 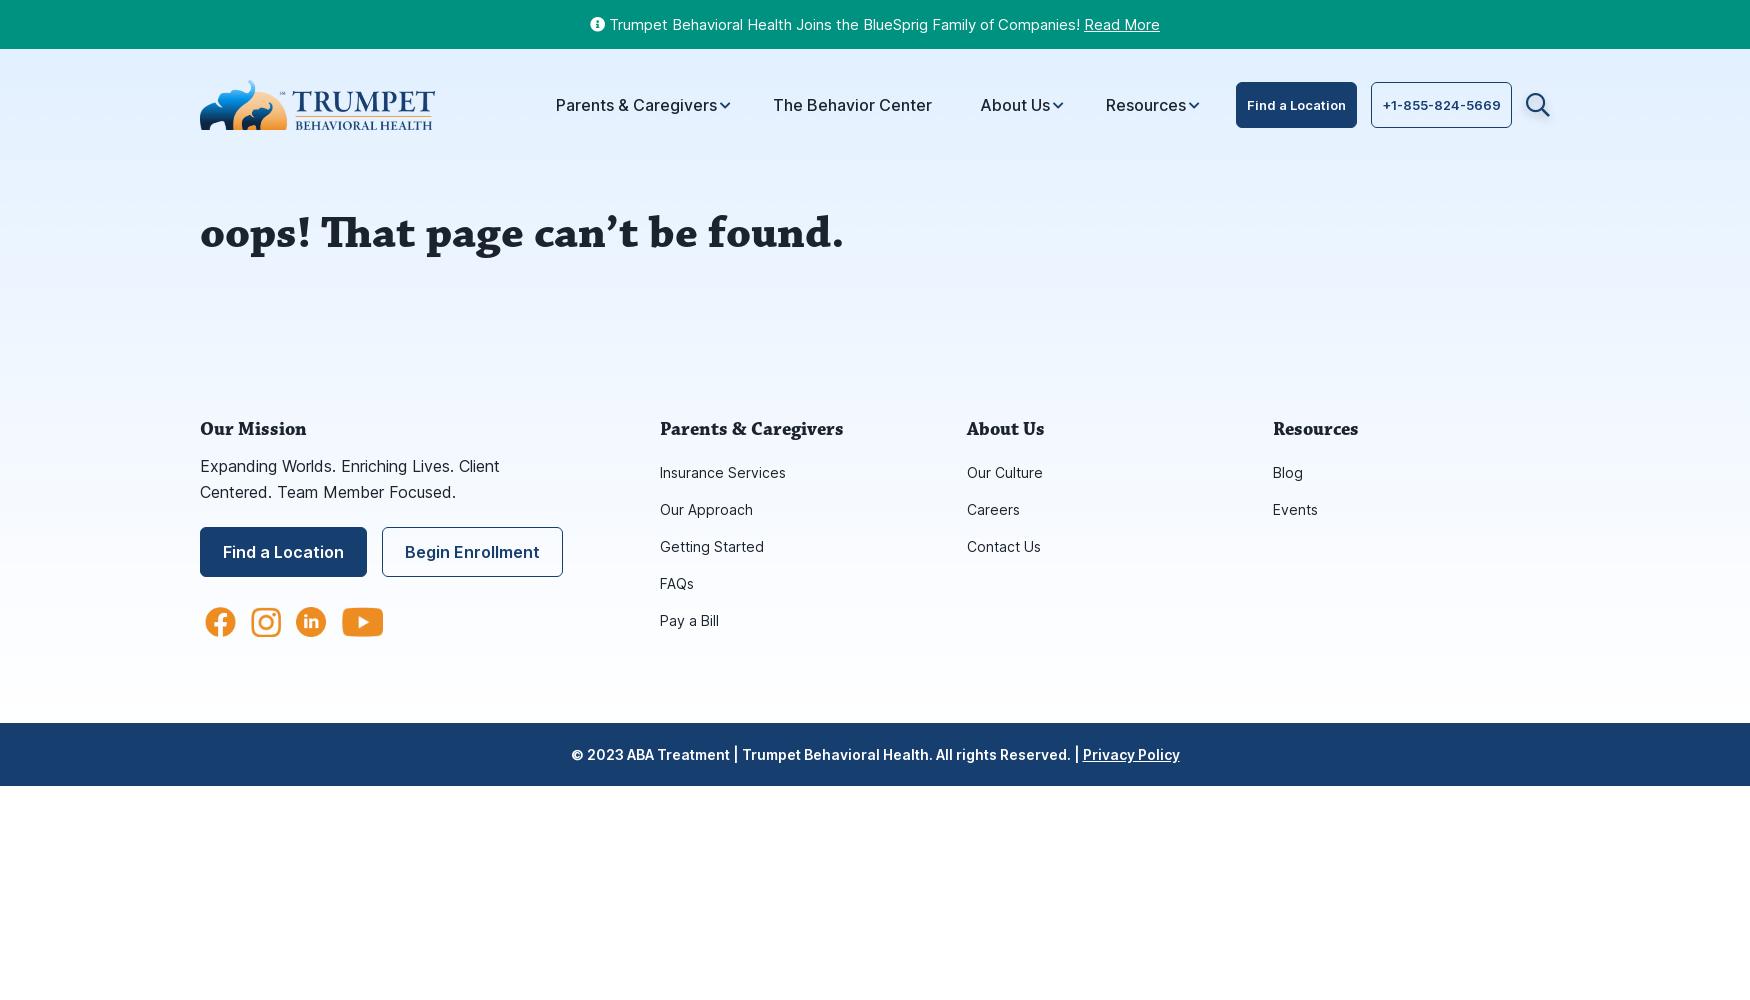 I want to click on 'Trumpet Behavioral Health Joins the BlueSprig Family of Companies!', so click(x=844, y=24).